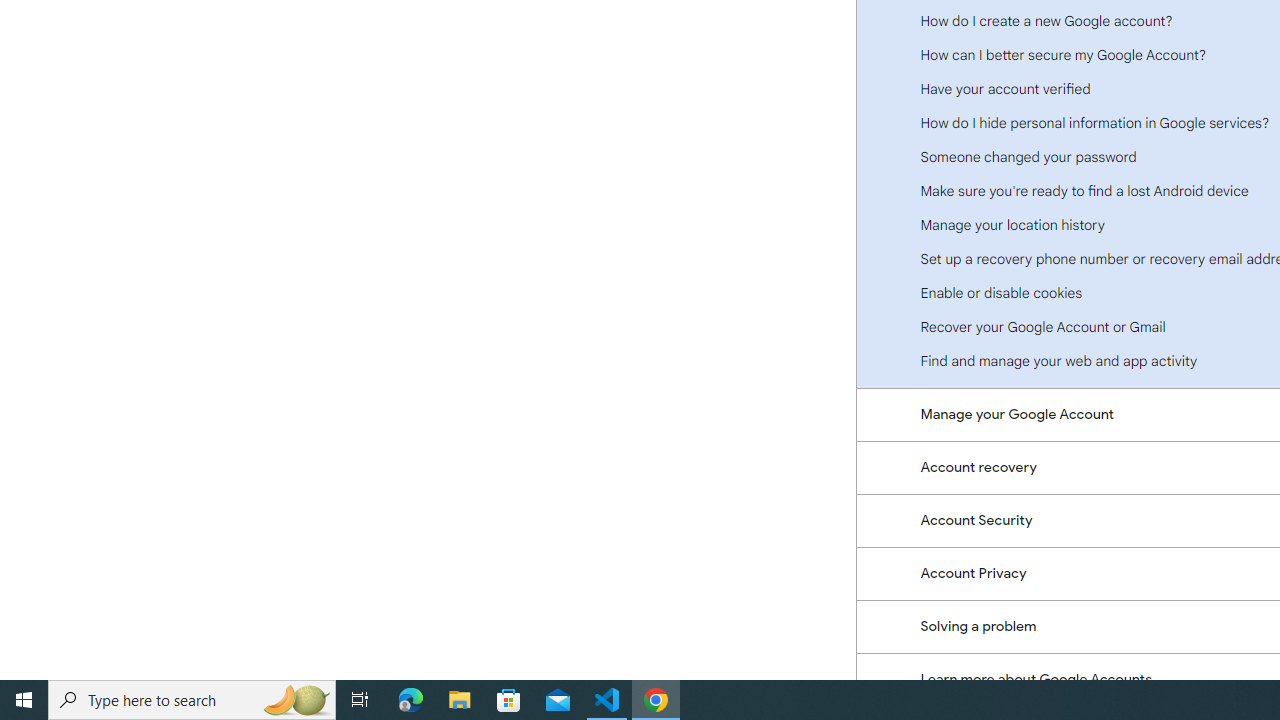 The width and height of the screenshot is (1280, 720). I want to click on 'Microsoft Edge', so click(410, 698).